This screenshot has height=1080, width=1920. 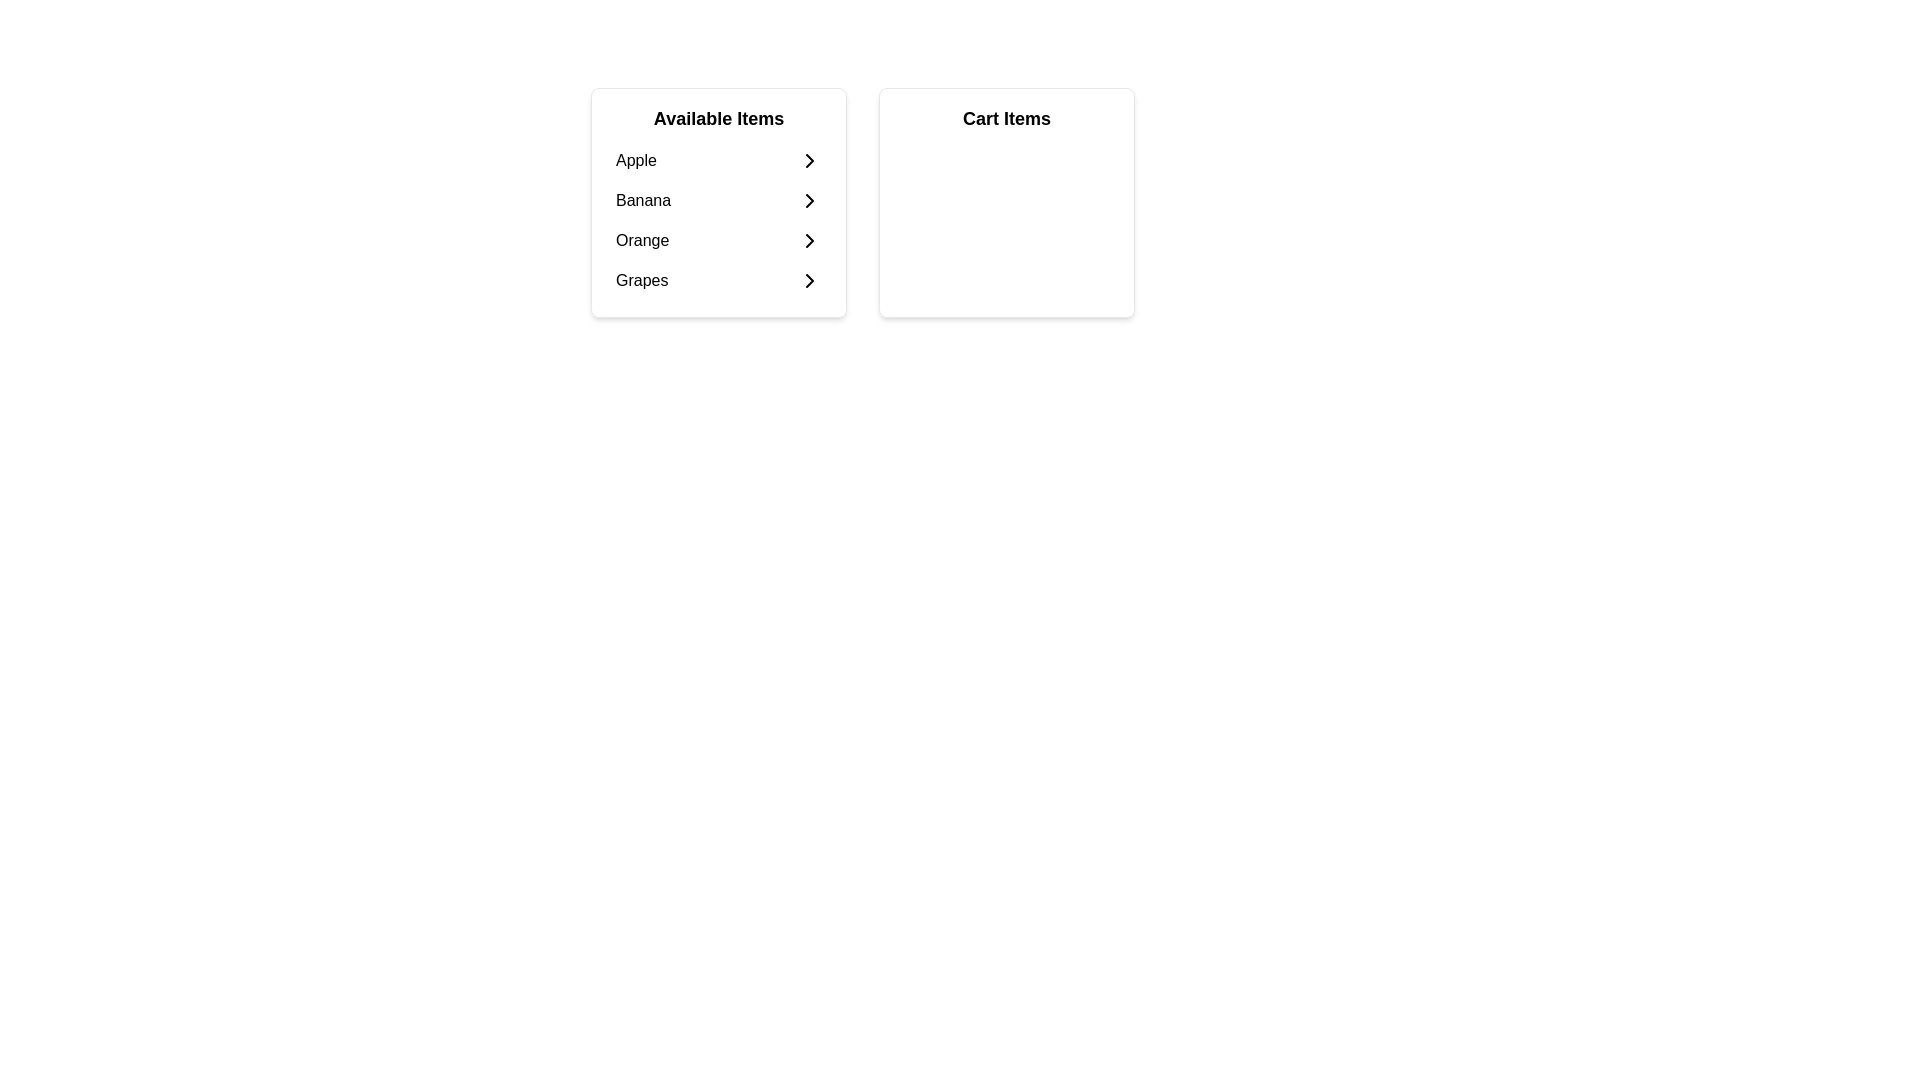 I want to click on the small chevron arrow icon pointing to the right, located next to the 'Banana' entry in the 'Available Items' list, which is the second item in the list, so click(x=810, y=200).